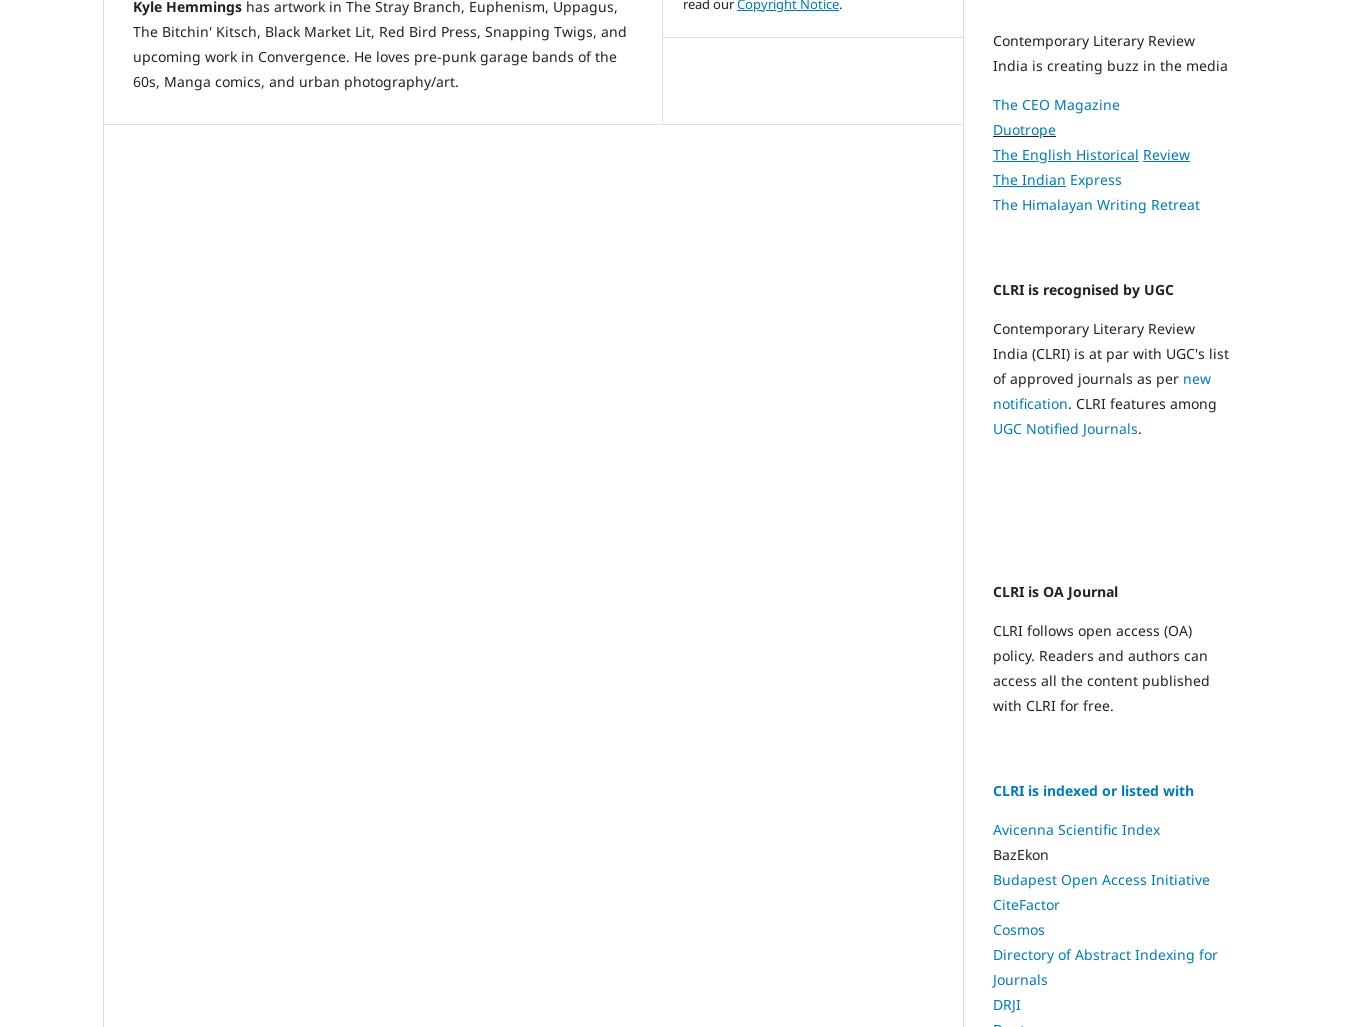 The height and width of the screenshot is (1027, 1366). I want to click on 'CLRI is indexed or listed with', so click(1092, 789).